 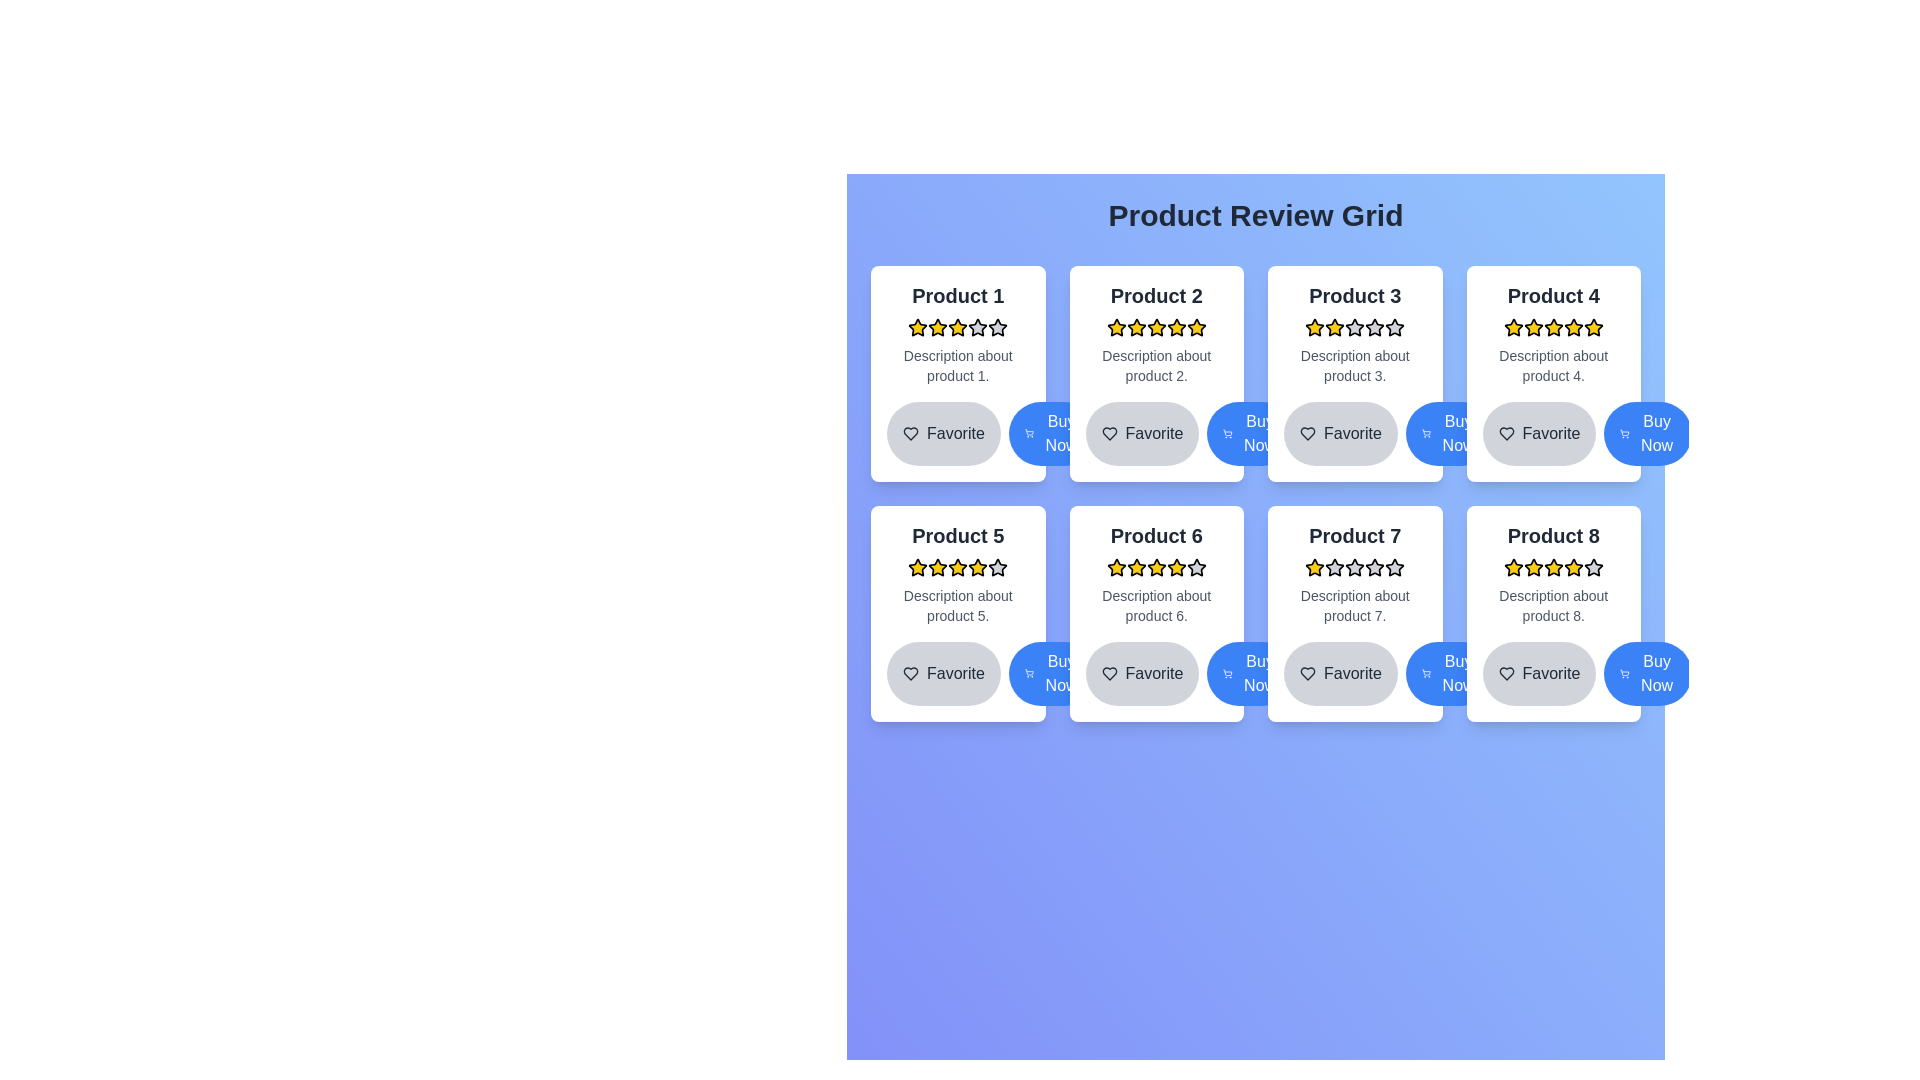 What do you see at coordinates (1156, 567) in the screenshot?
I see `the yellow star icon representing a 2.5-star rating for 'Product 6' in the product review grid` at bounding box center [1156, 567].